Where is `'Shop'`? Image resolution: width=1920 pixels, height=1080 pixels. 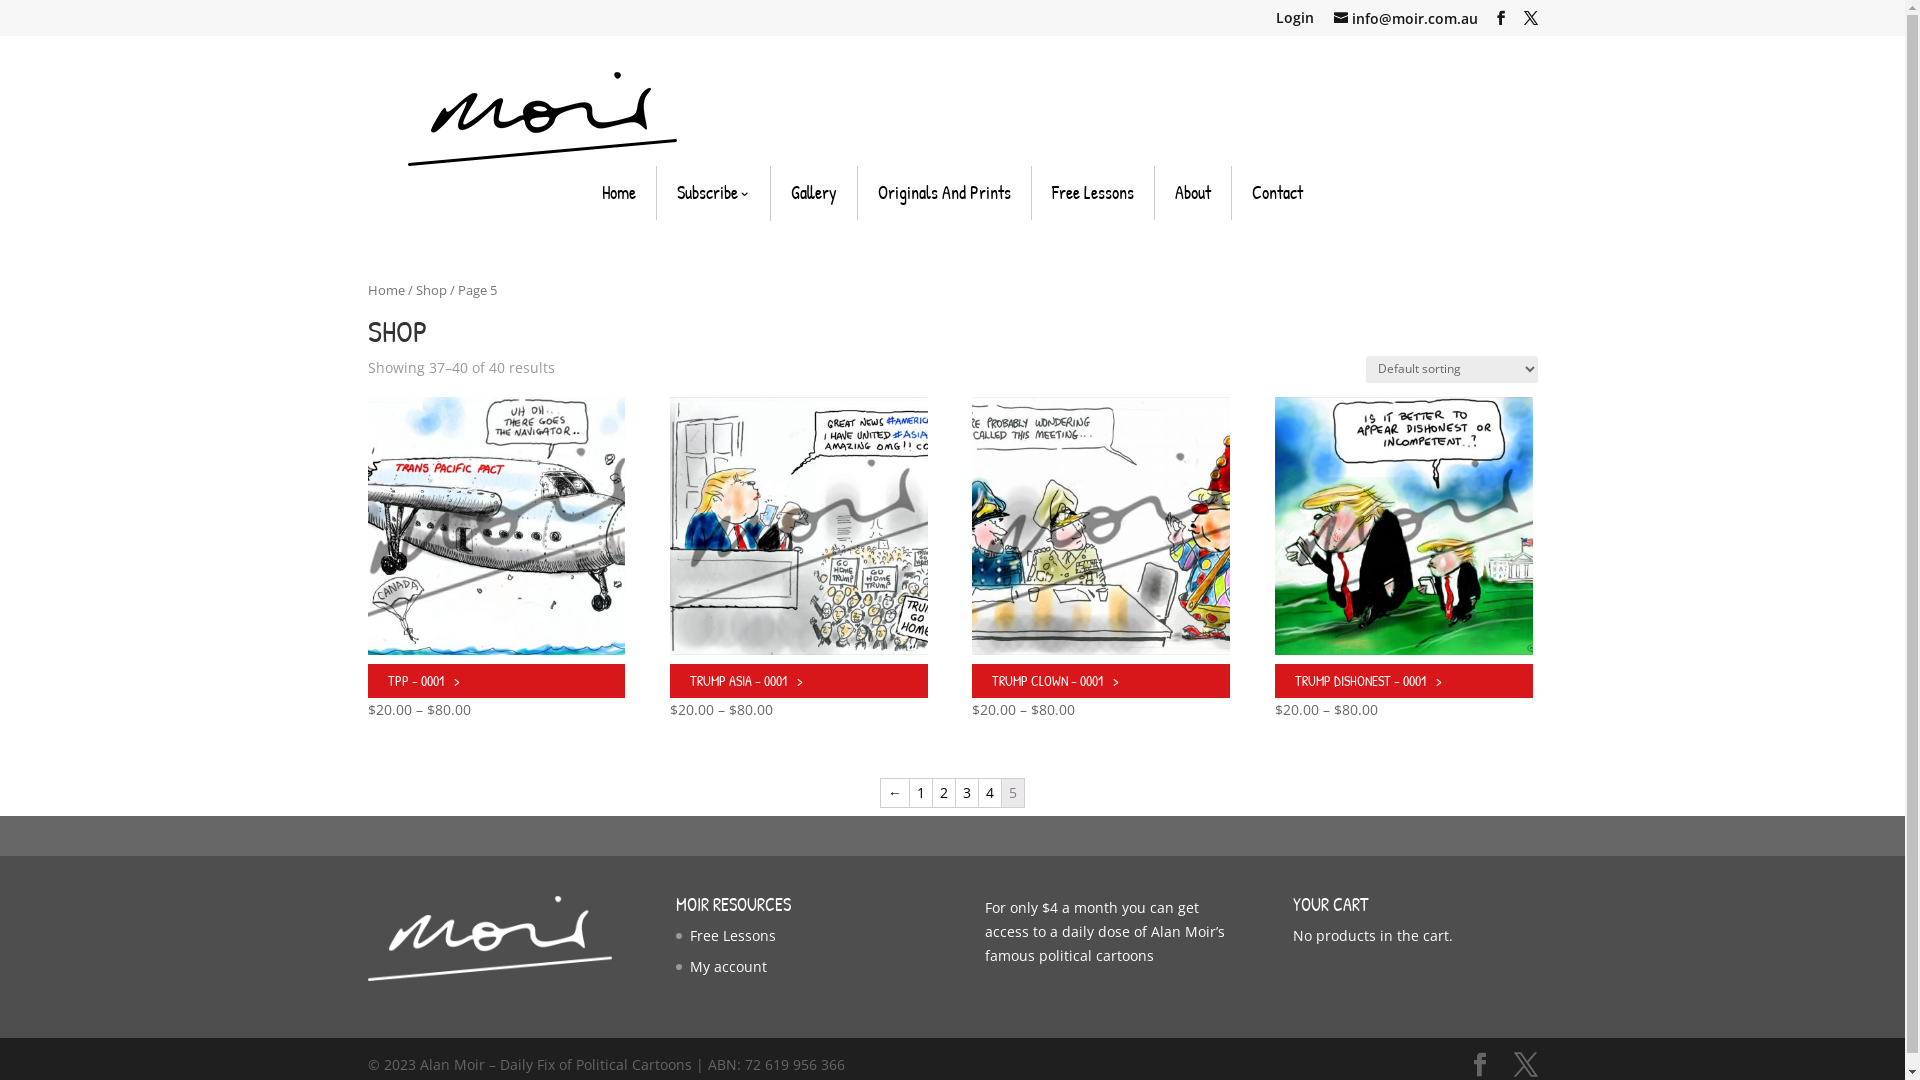
'Shop' is located at coordinates (415, 289).